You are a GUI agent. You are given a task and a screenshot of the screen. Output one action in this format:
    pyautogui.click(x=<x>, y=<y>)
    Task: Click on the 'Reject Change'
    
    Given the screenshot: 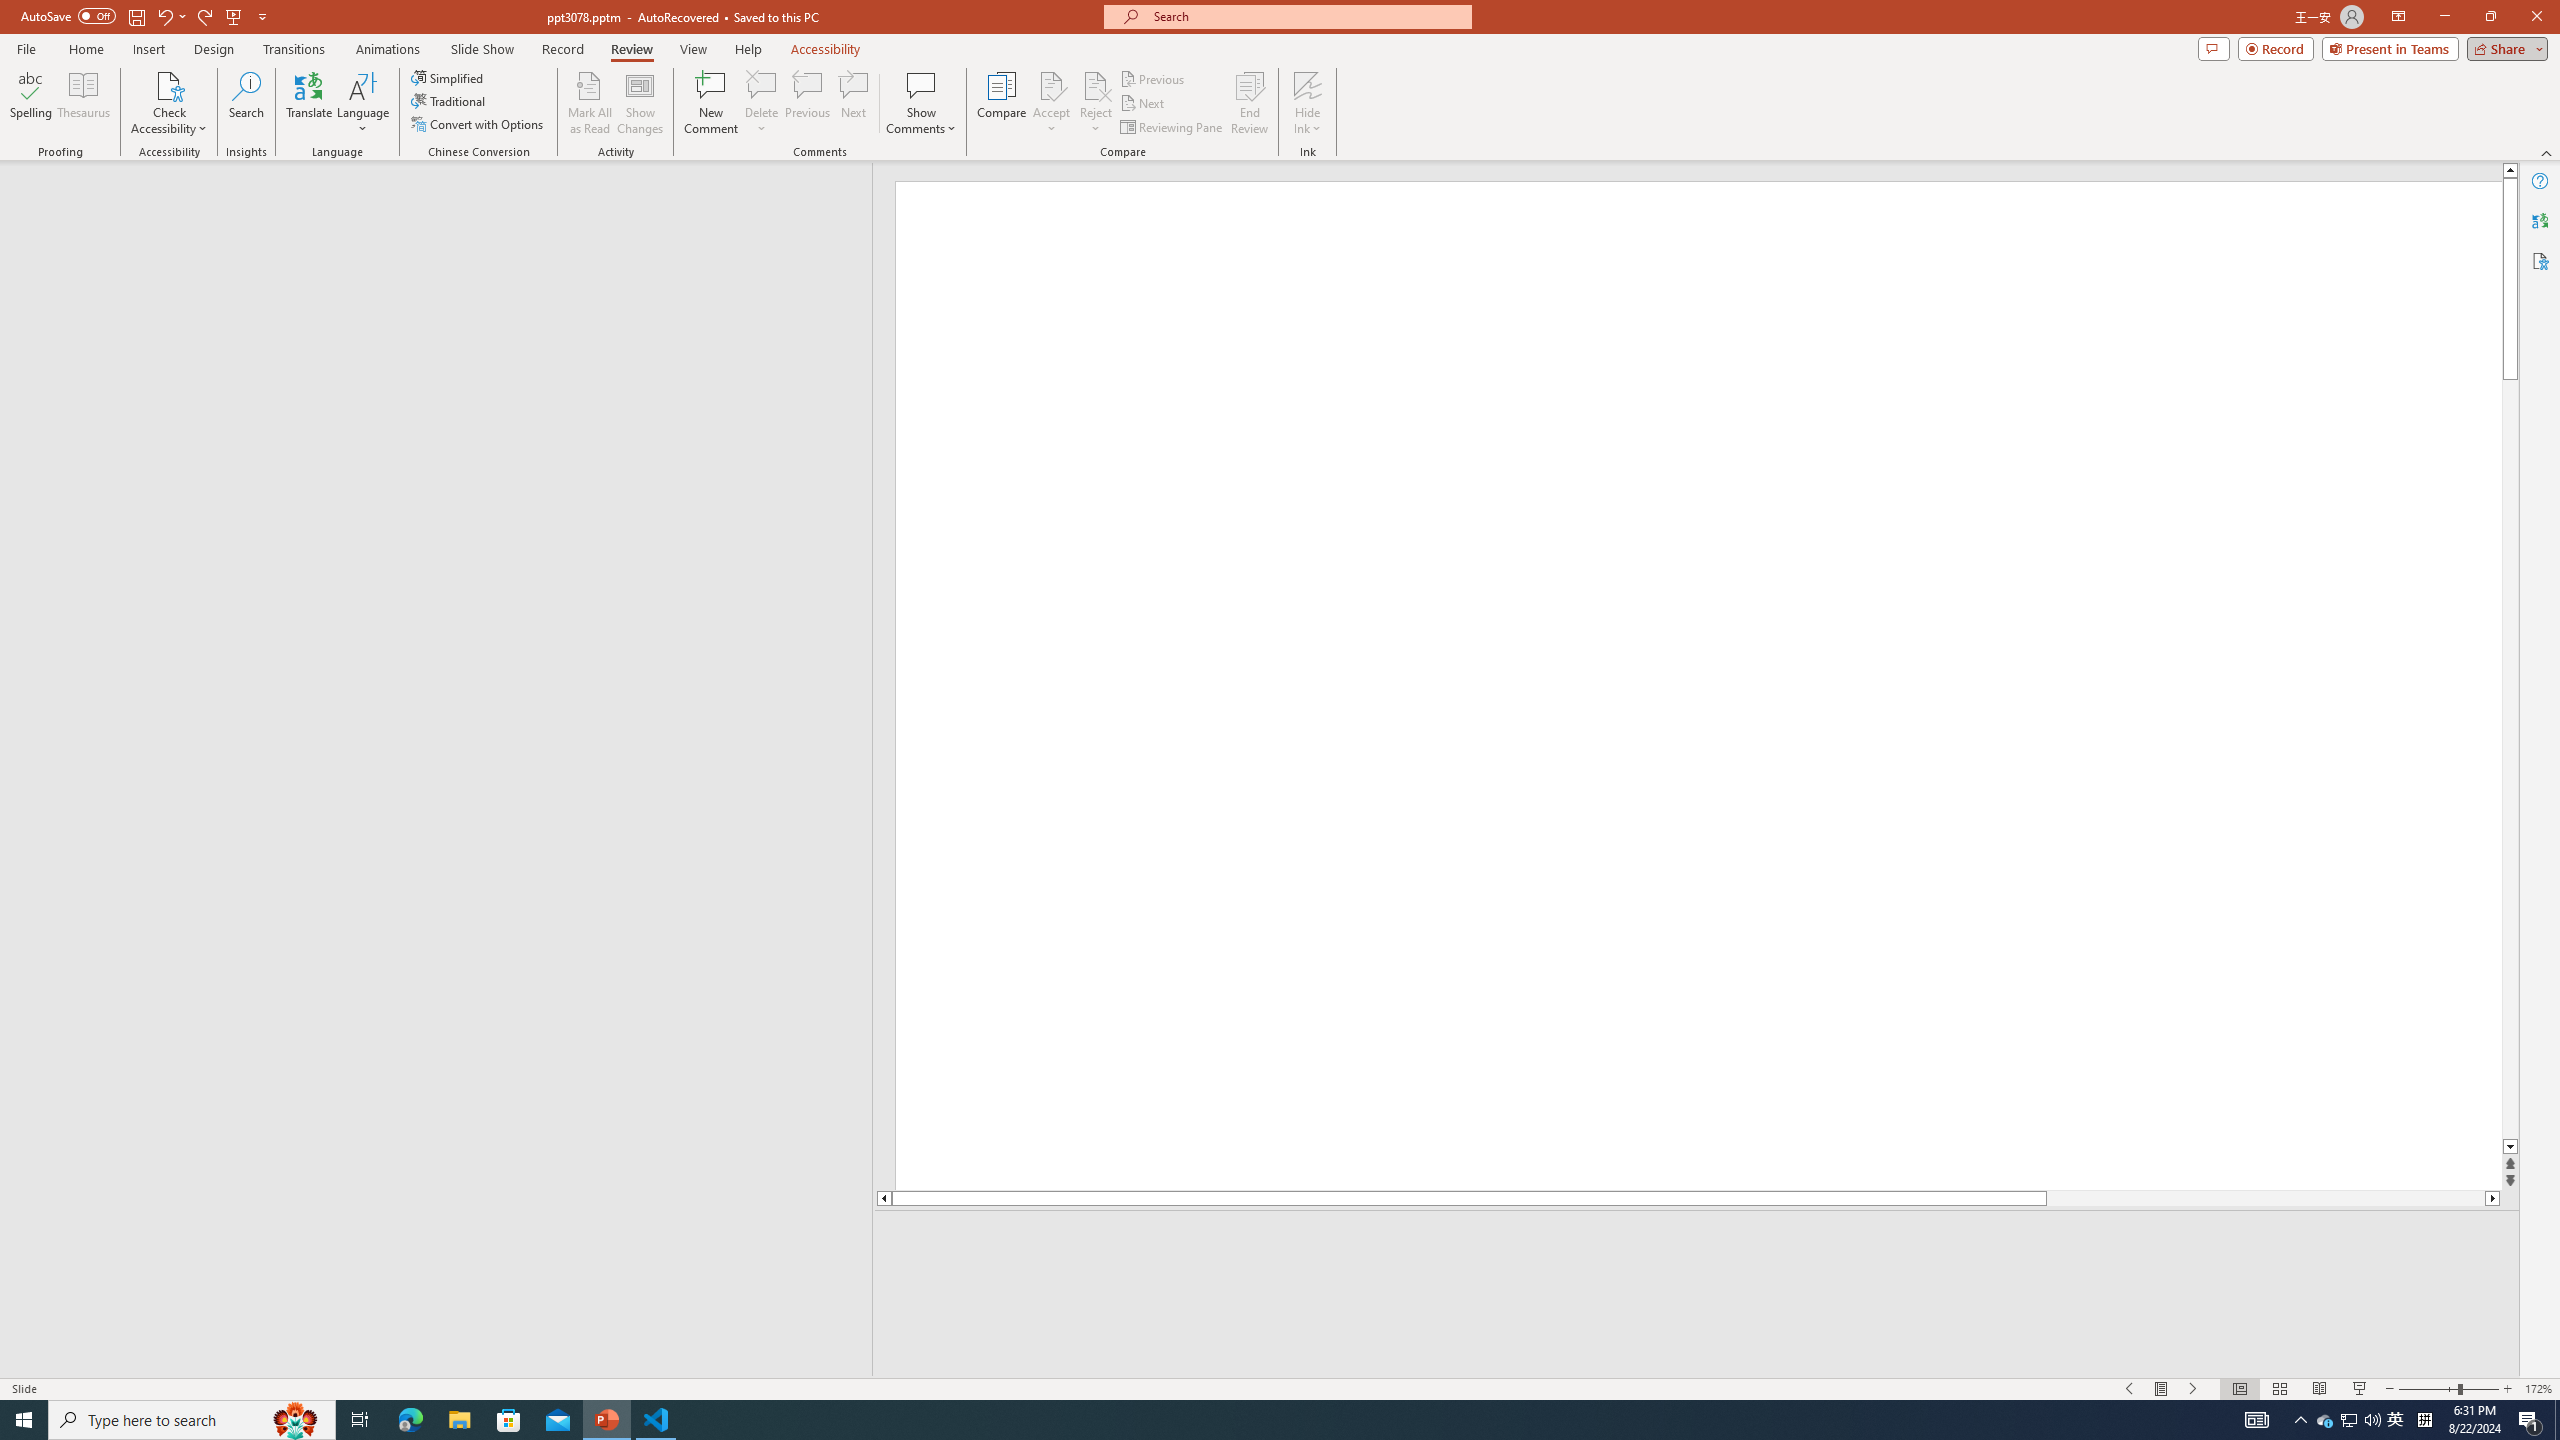 What is the action you would take?
    pyautogui.click(x=1094, y=84)
    